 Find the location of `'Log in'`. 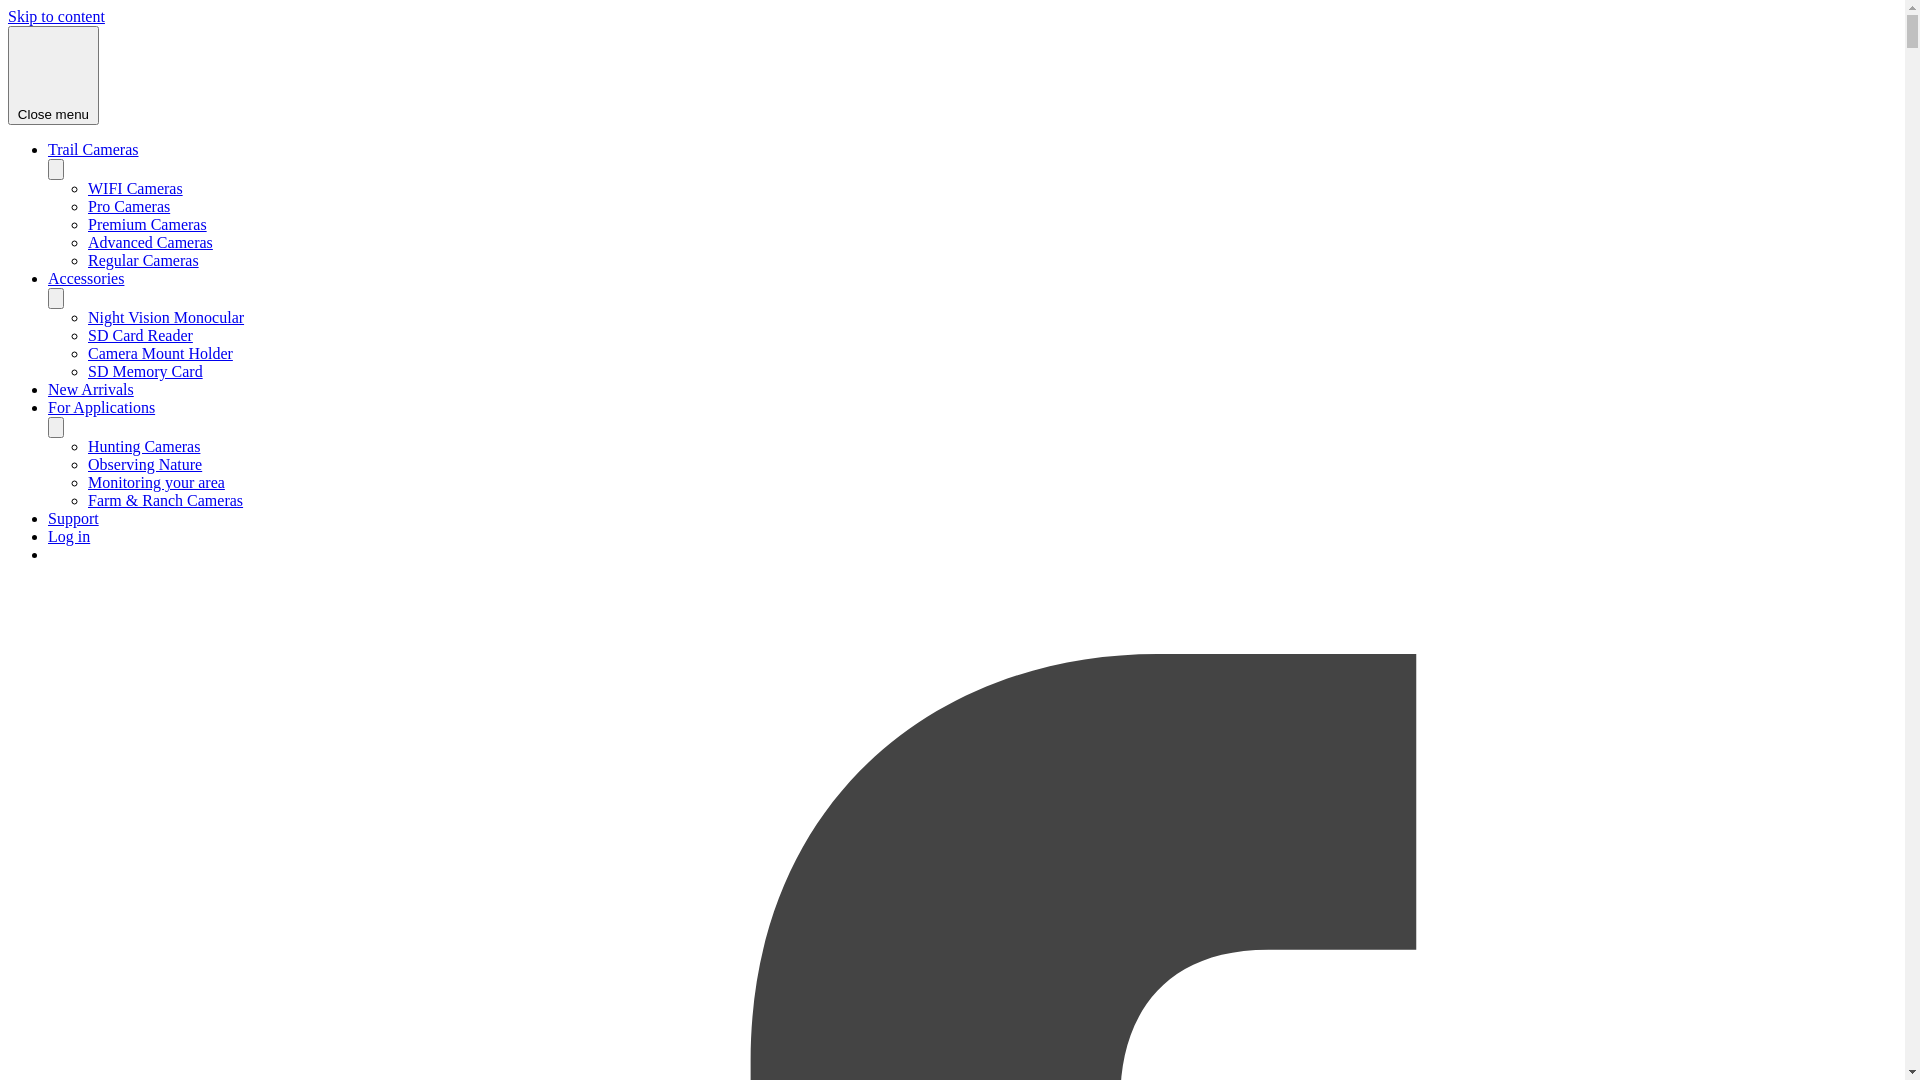

'Log in' is located at coordinates (68, 535).